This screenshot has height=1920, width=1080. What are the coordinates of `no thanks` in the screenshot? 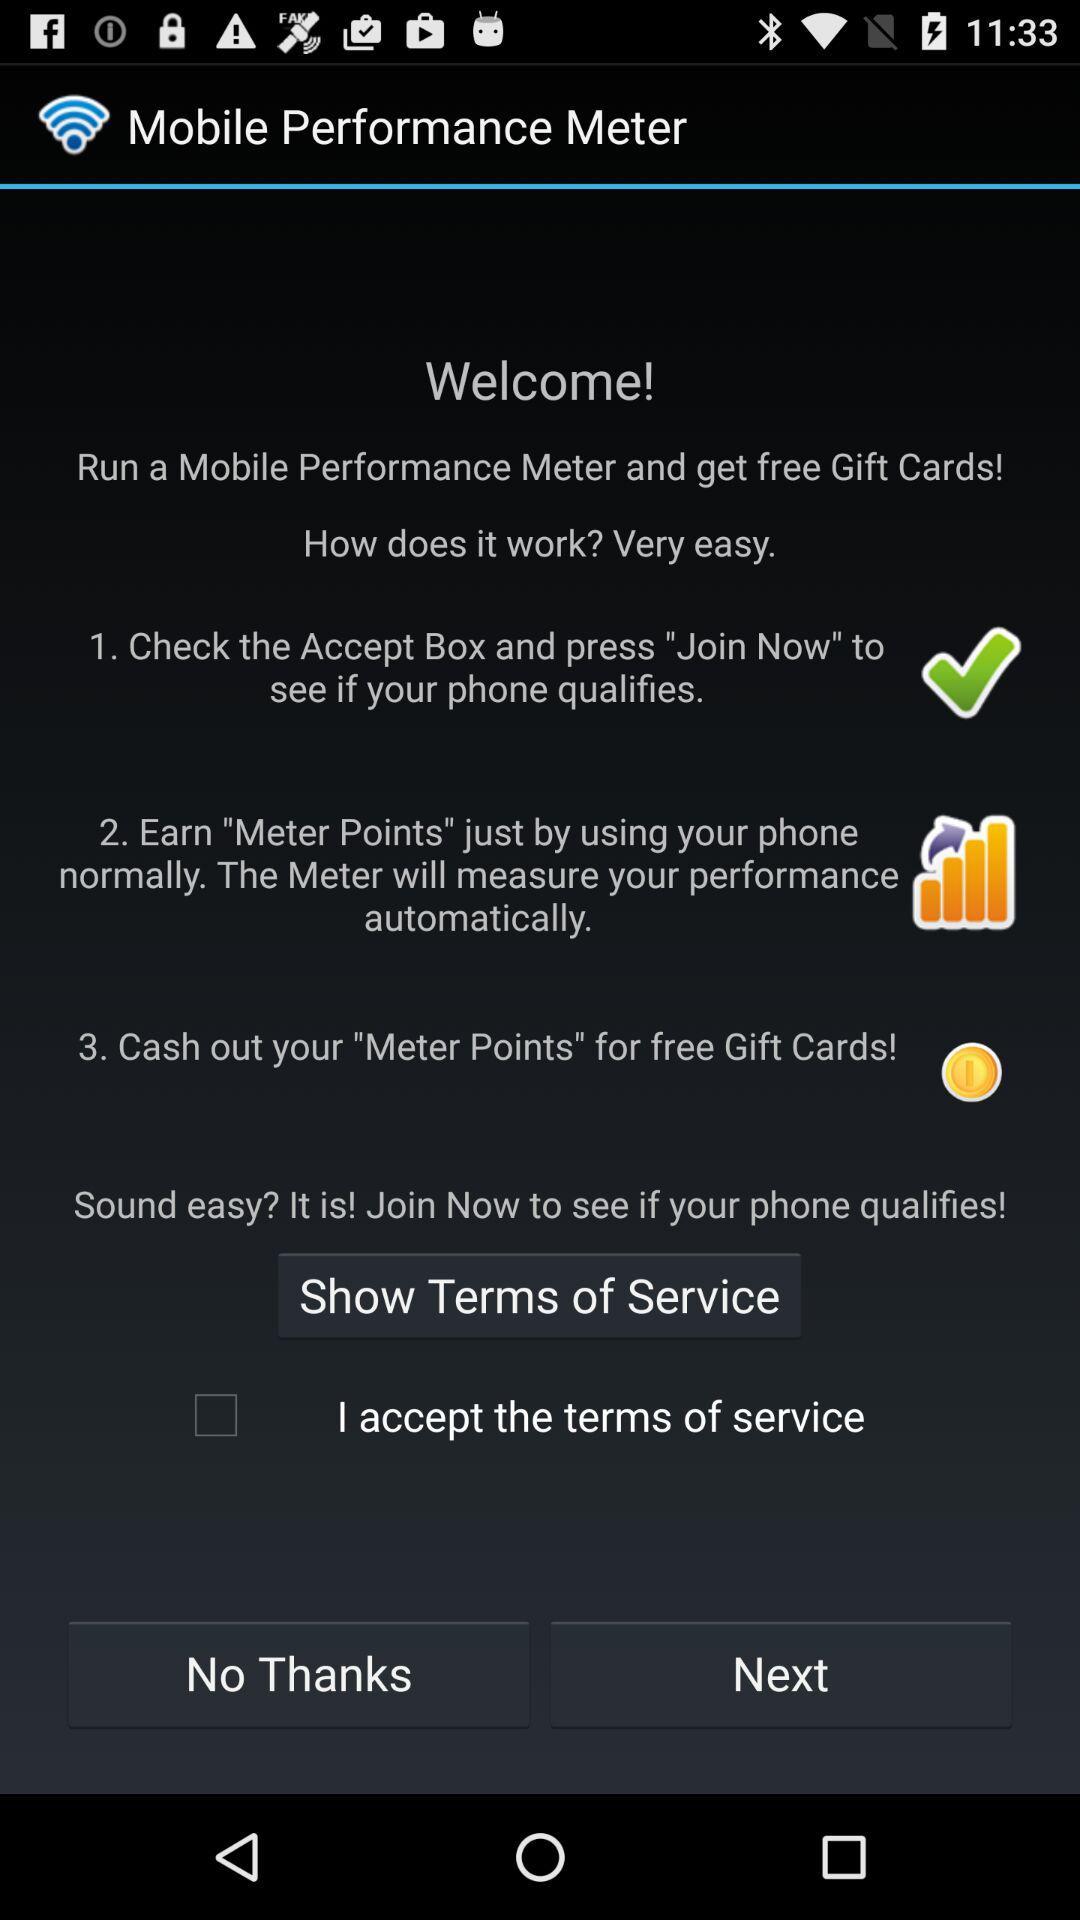 It's located at (298, 1673).